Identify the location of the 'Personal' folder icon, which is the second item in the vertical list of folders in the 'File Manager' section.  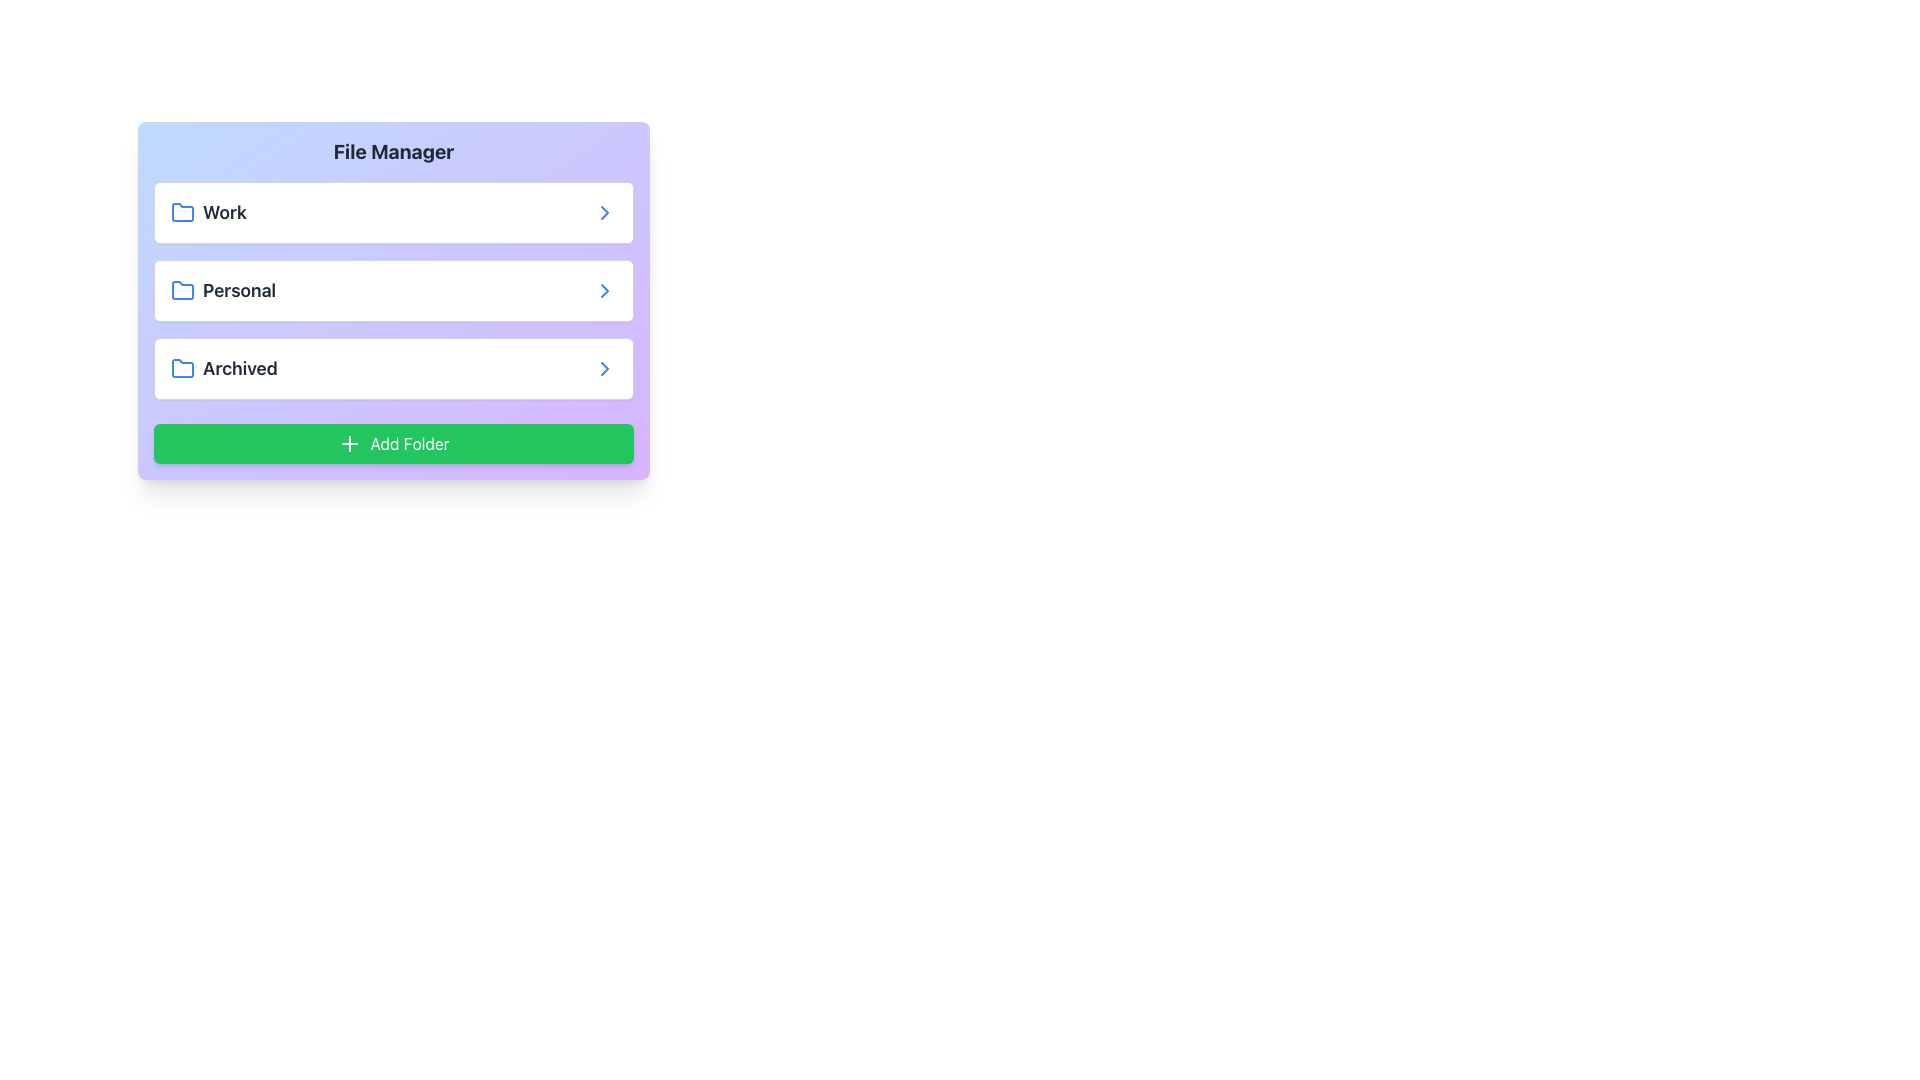
(182, 289).